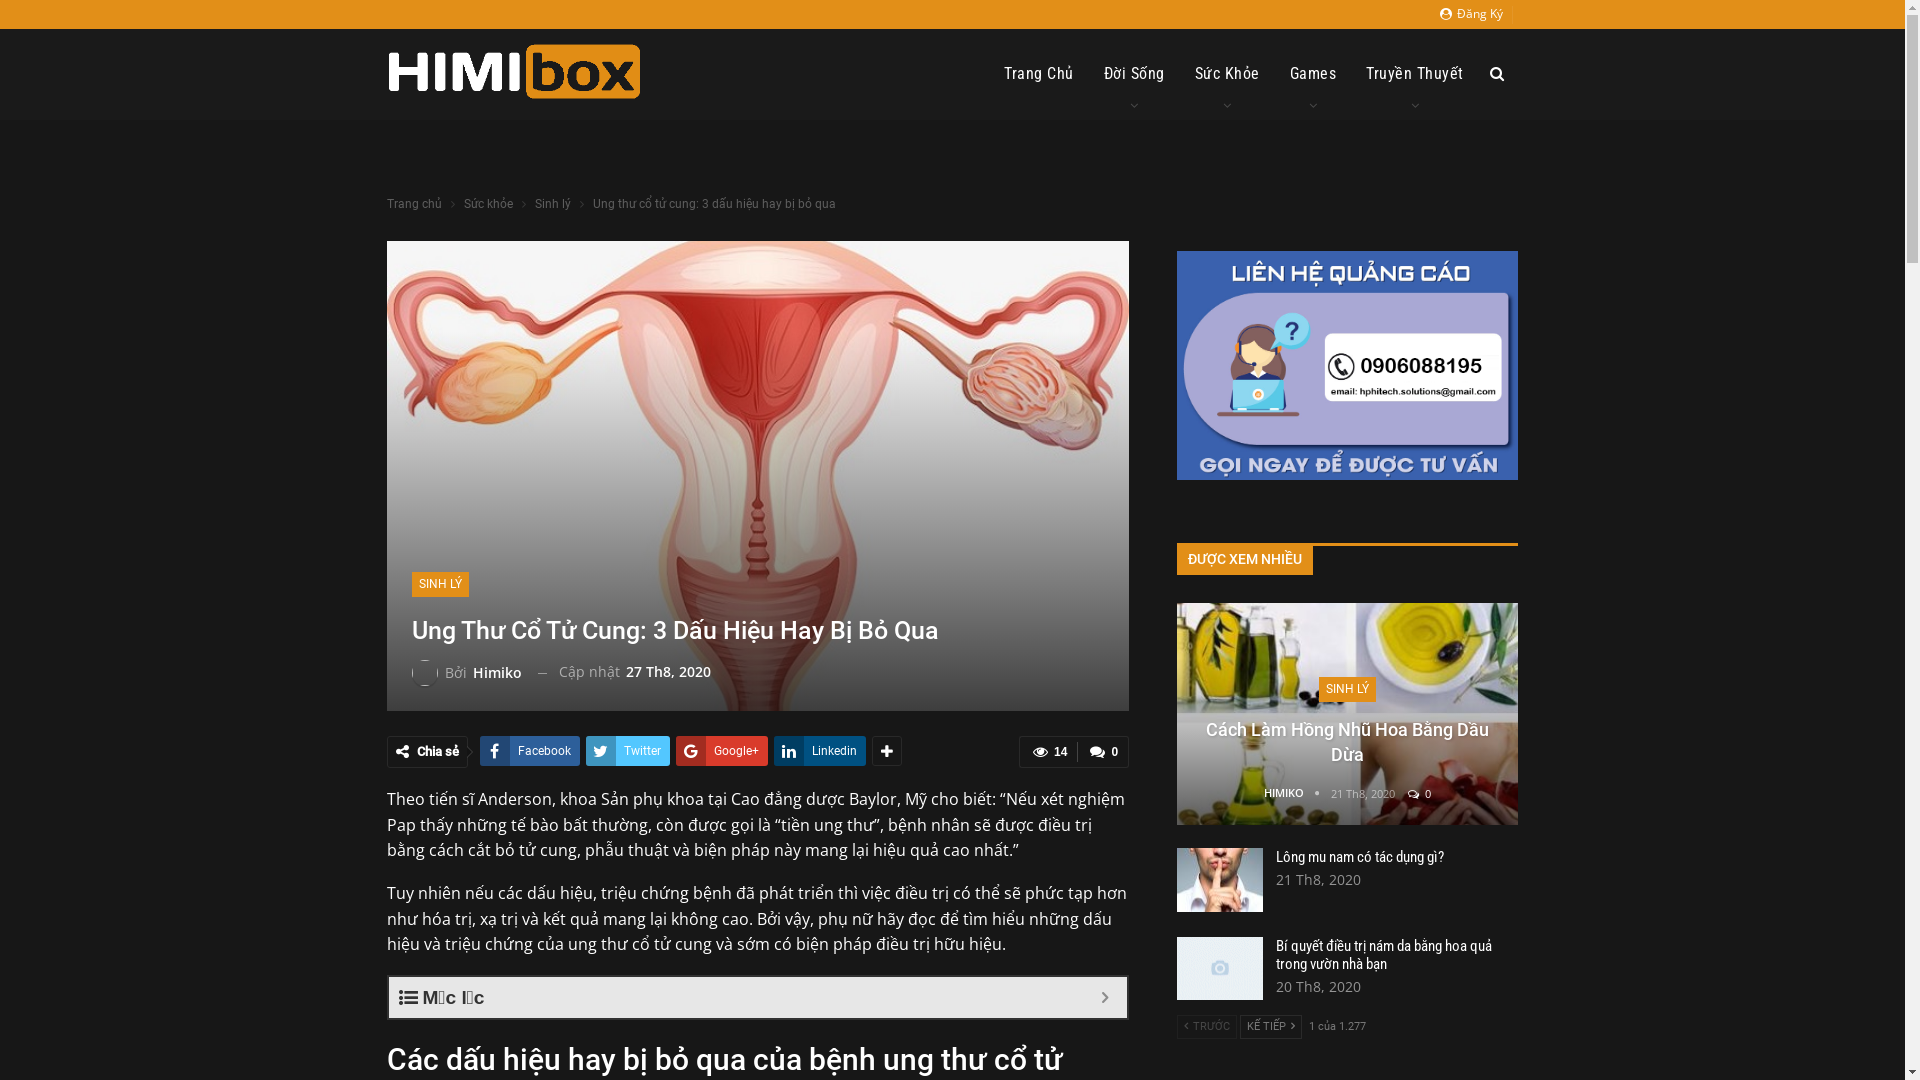  Describe the element at coordinates (529, 751) in the screenshot. I see `'Facebook'` at that location.